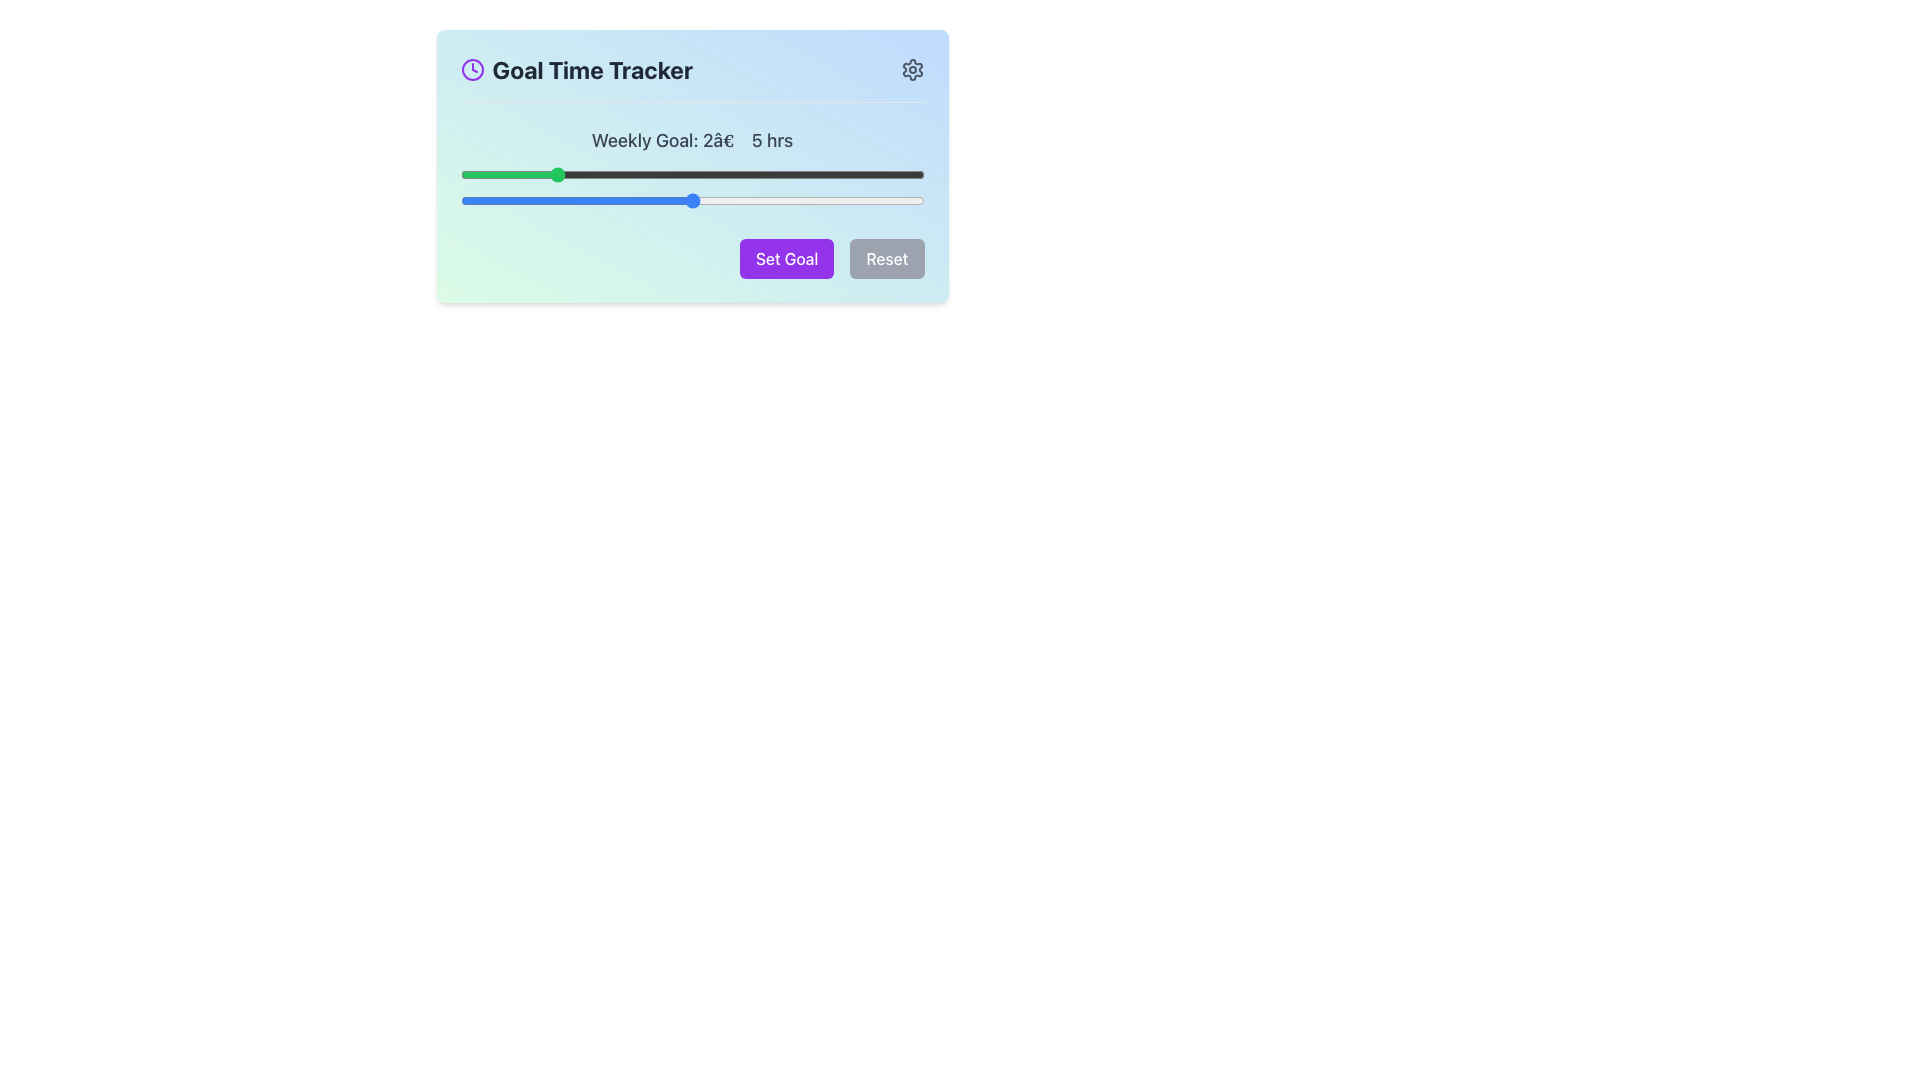 The width and height of the screenshot is (1920, 1080). What do you see at coordinates (471, 68) in the screenshot?
I see `the decorative graphical circle element located within the clock-shaped SVG icon to the left of the 'Goal Time Tracker' text in the header` at bounding box center [471, 68].